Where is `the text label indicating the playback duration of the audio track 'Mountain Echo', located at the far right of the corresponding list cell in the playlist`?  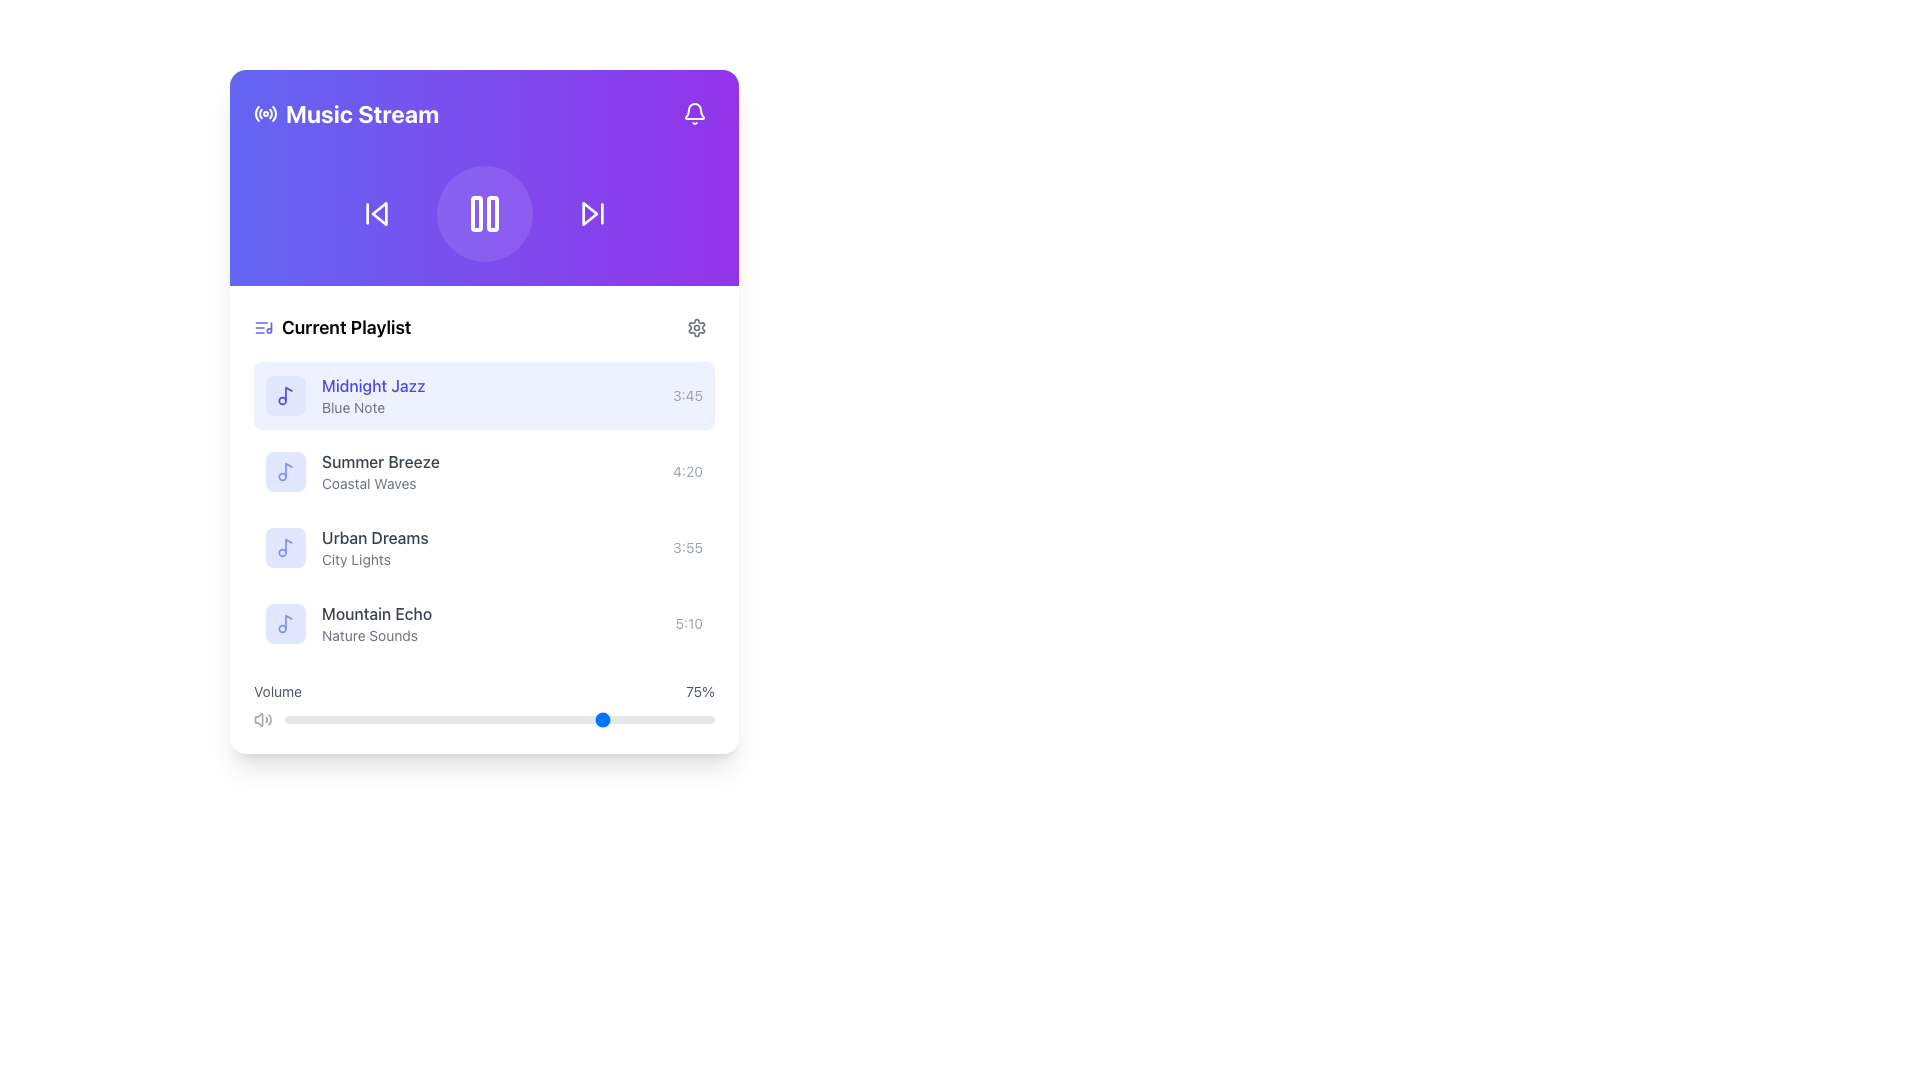 the text label indicating the playback duration of the audio track 'Mountain Echo', located at the far right of the corresponding list cell in the playlist is located at coordinates (689, 623).